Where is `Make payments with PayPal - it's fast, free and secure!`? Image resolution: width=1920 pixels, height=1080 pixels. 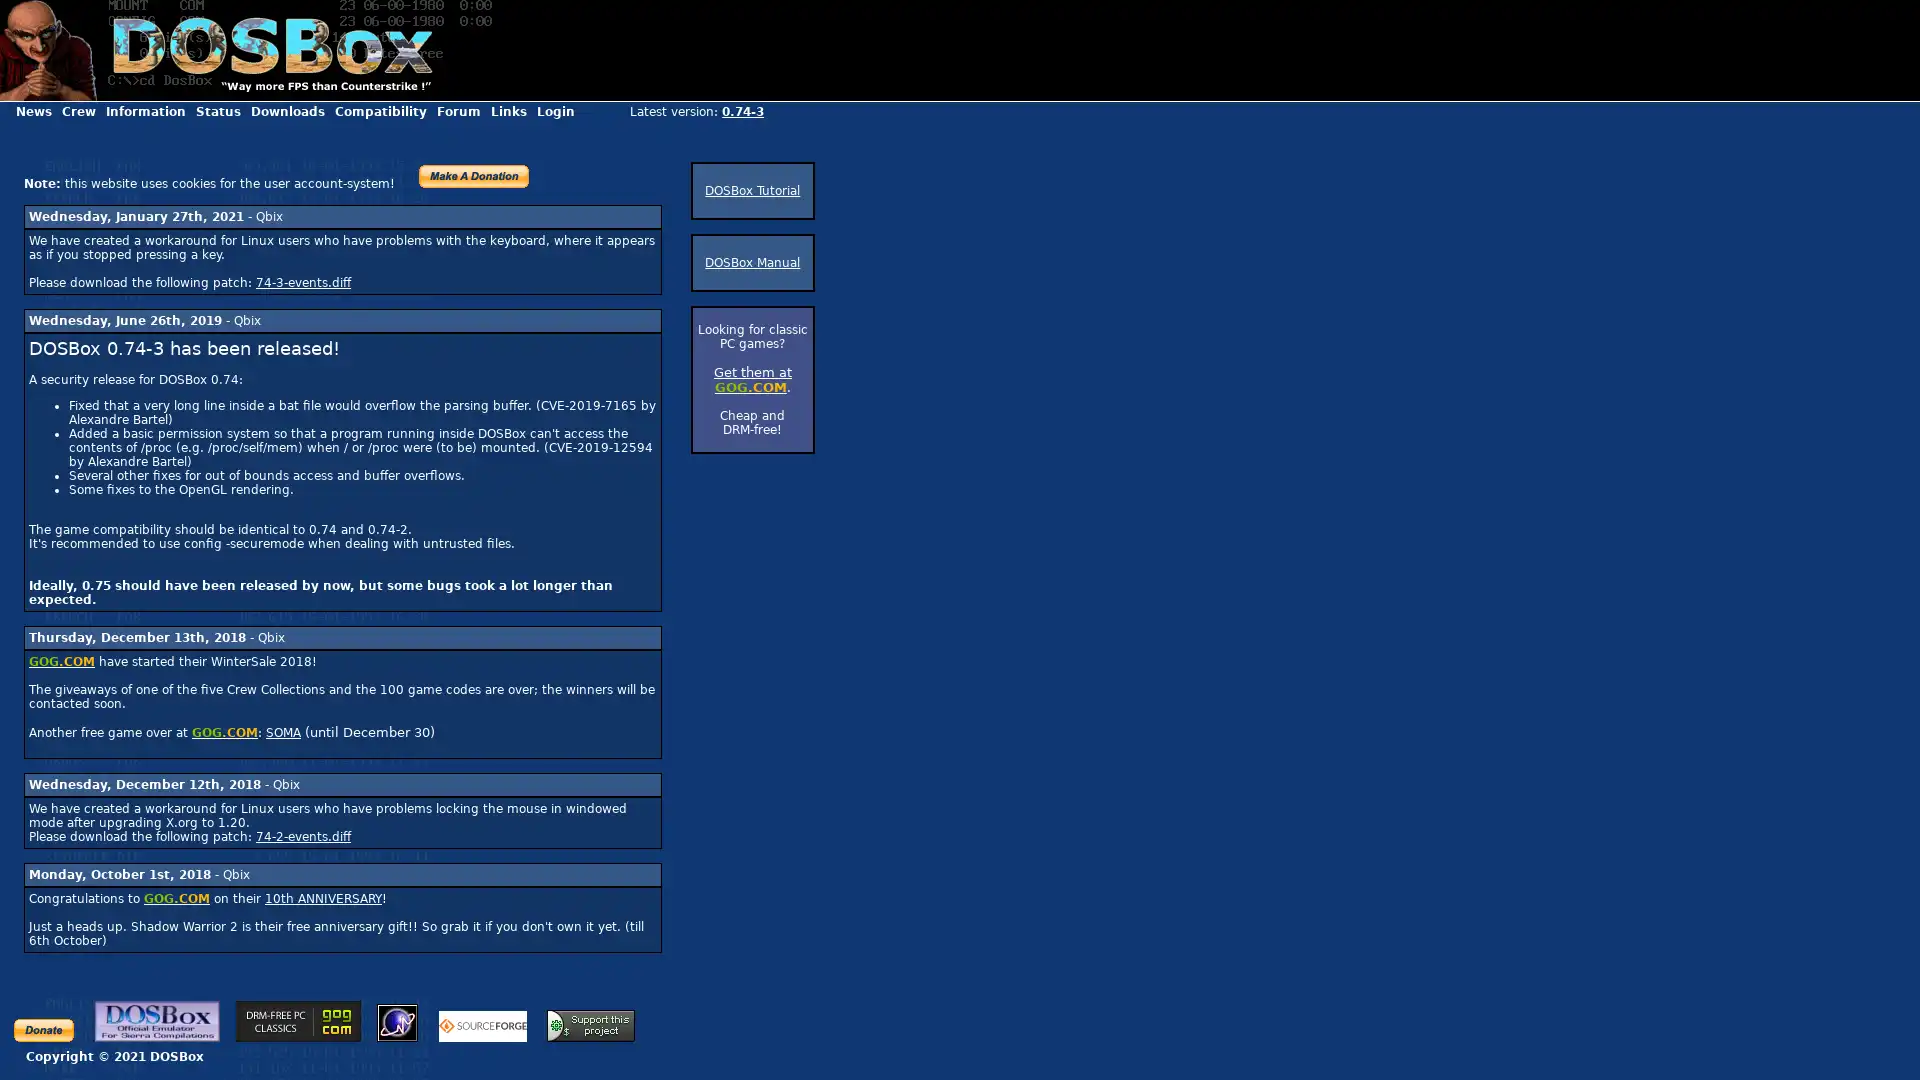 Make payments with PayPal - it's fast, free and secure! is located at coordinates (43, 1030).